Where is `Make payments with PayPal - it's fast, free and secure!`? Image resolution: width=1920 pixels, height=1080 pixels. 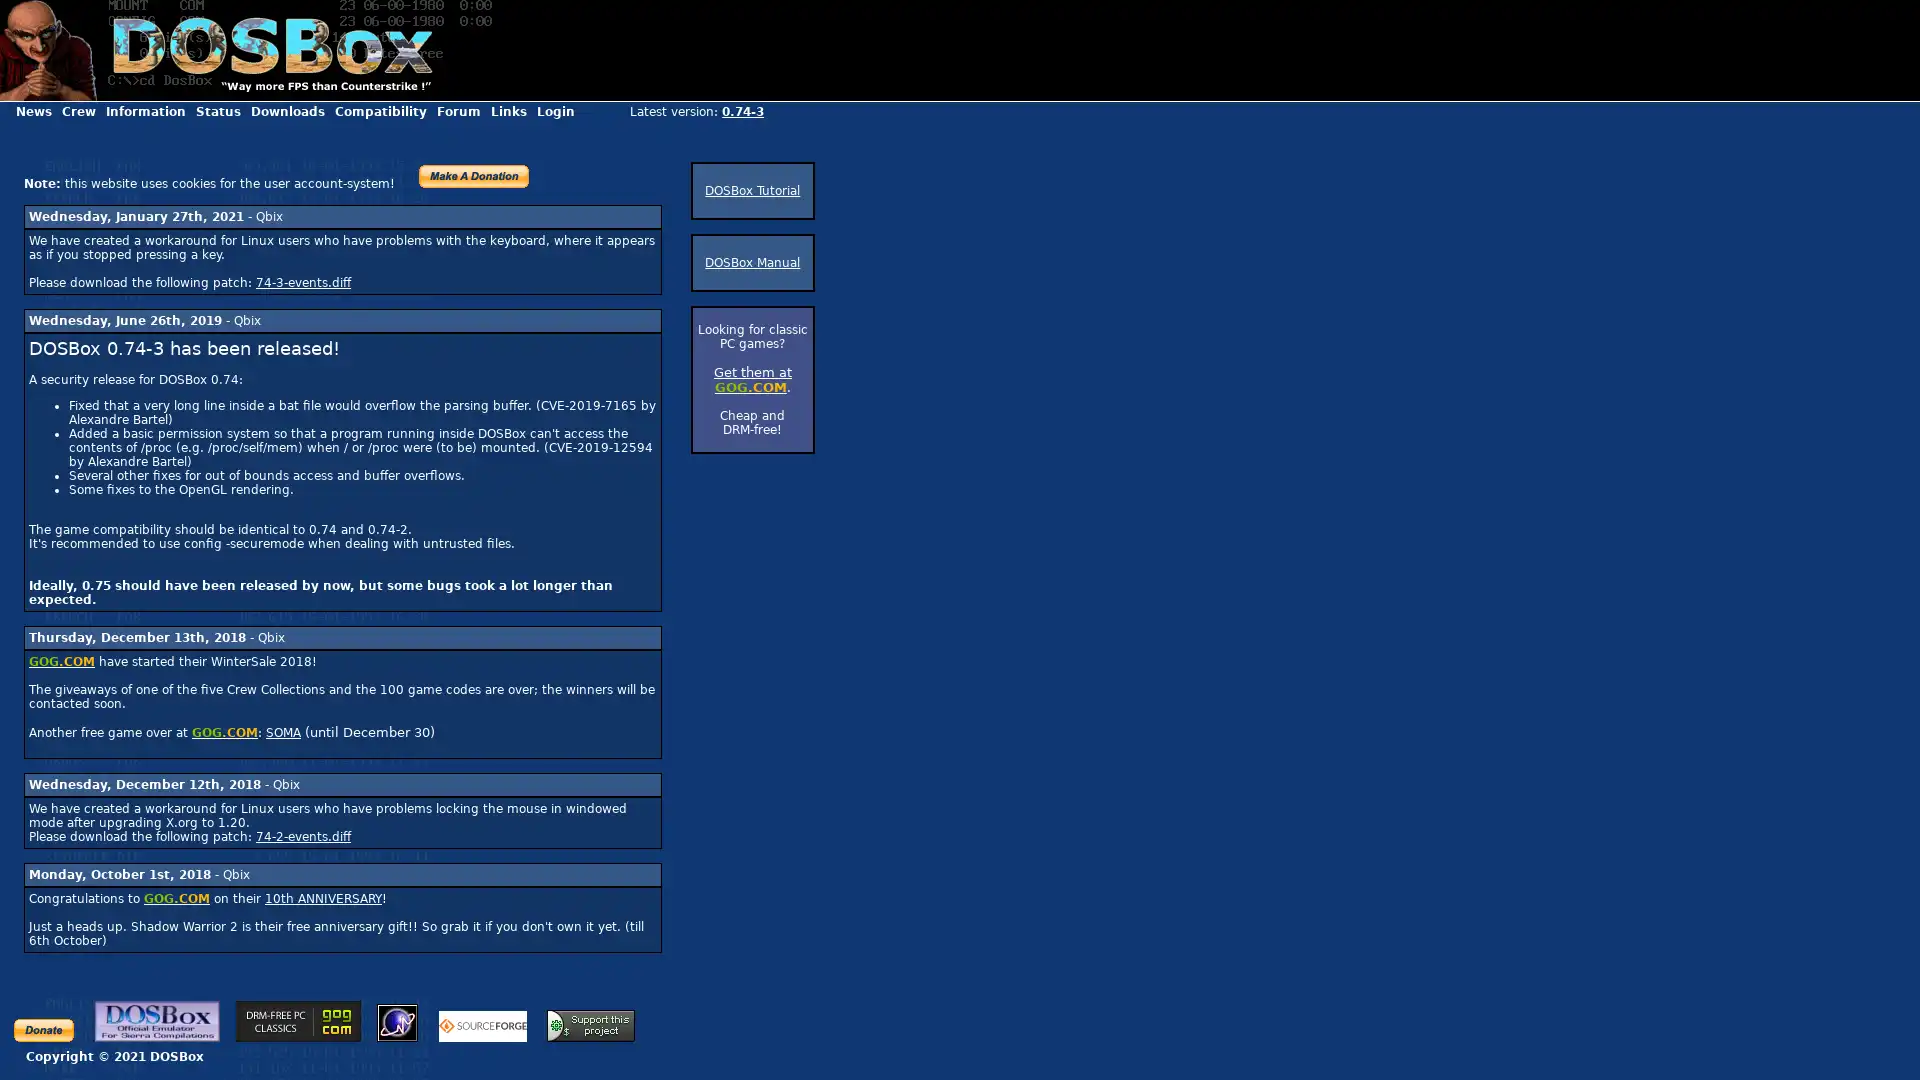 Make payments with PayPal - it's fast, free and secure! is located at coordinates (43, 1030).